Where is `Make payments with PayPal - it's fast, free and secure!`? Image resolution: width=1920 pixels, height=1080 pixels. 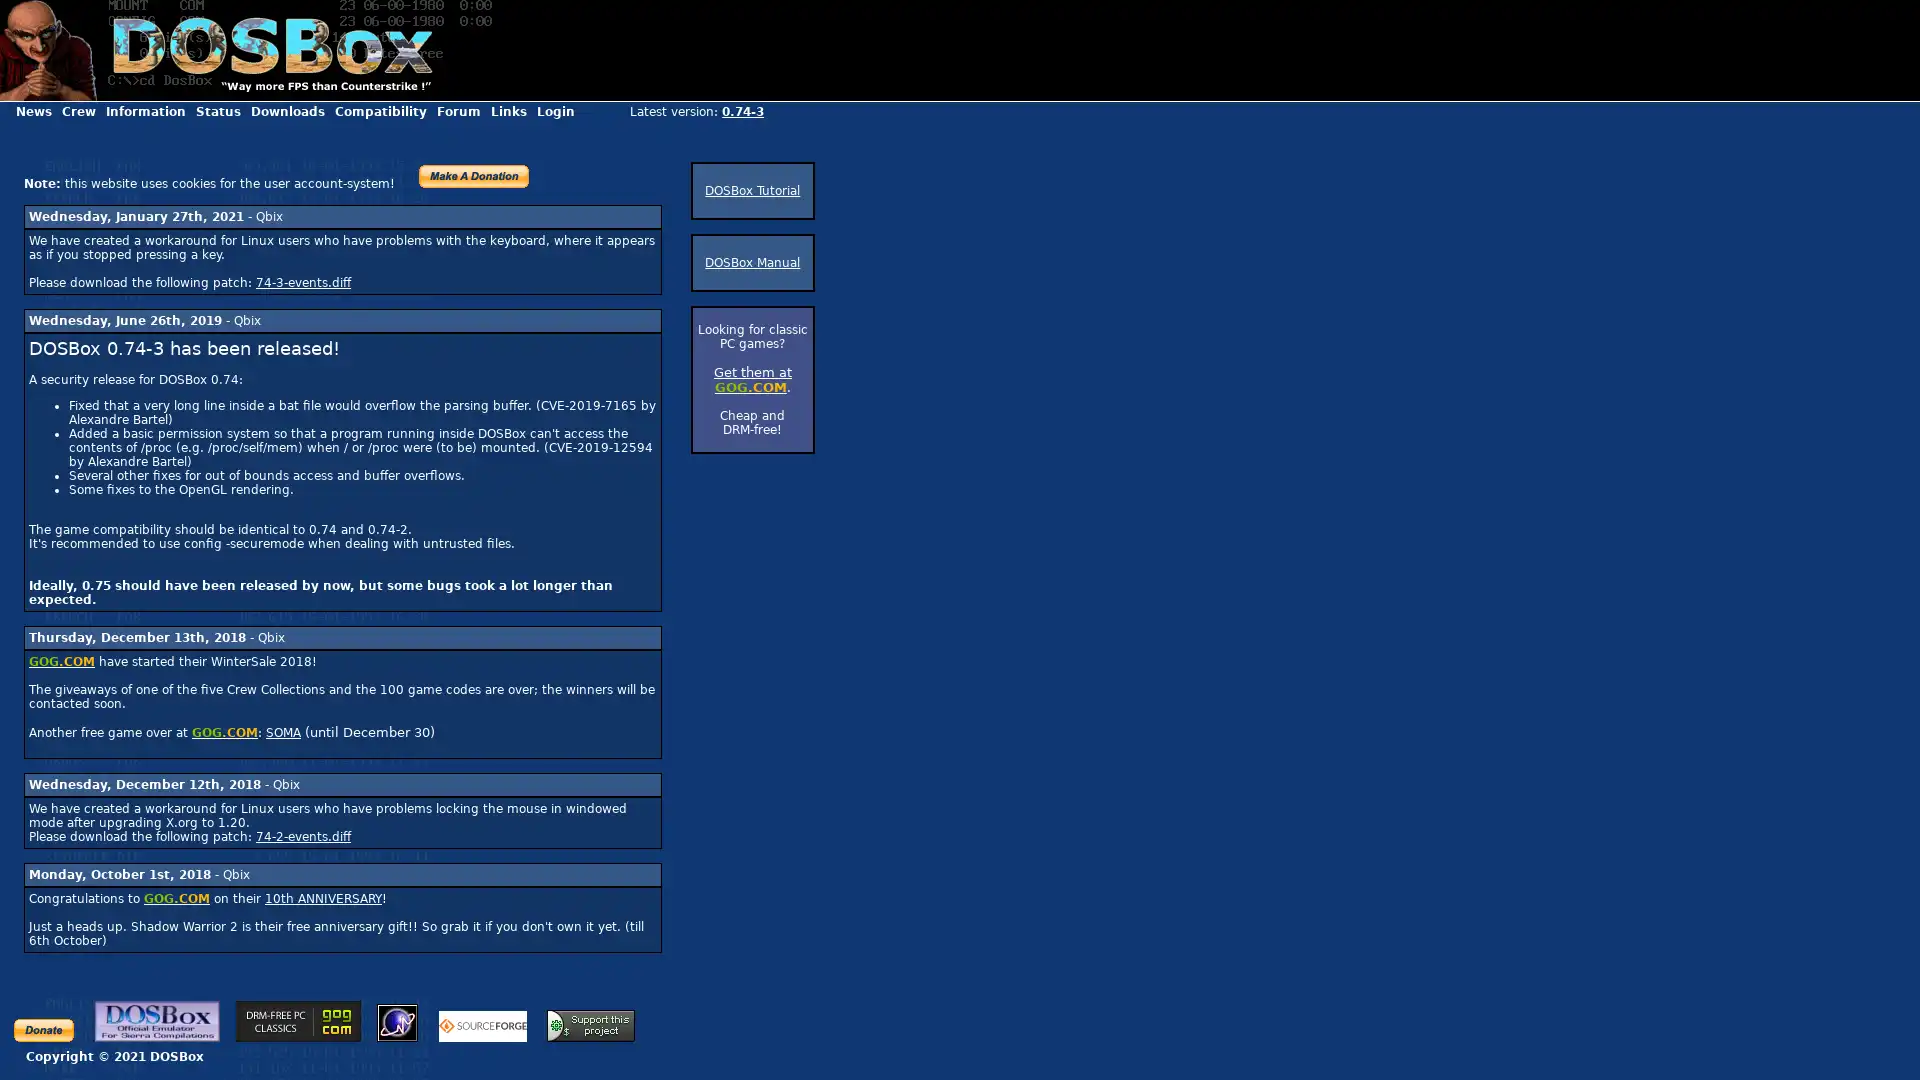 Make payments with PayPal - it's fast, free and secure! is located at coordinates (43, 1030).